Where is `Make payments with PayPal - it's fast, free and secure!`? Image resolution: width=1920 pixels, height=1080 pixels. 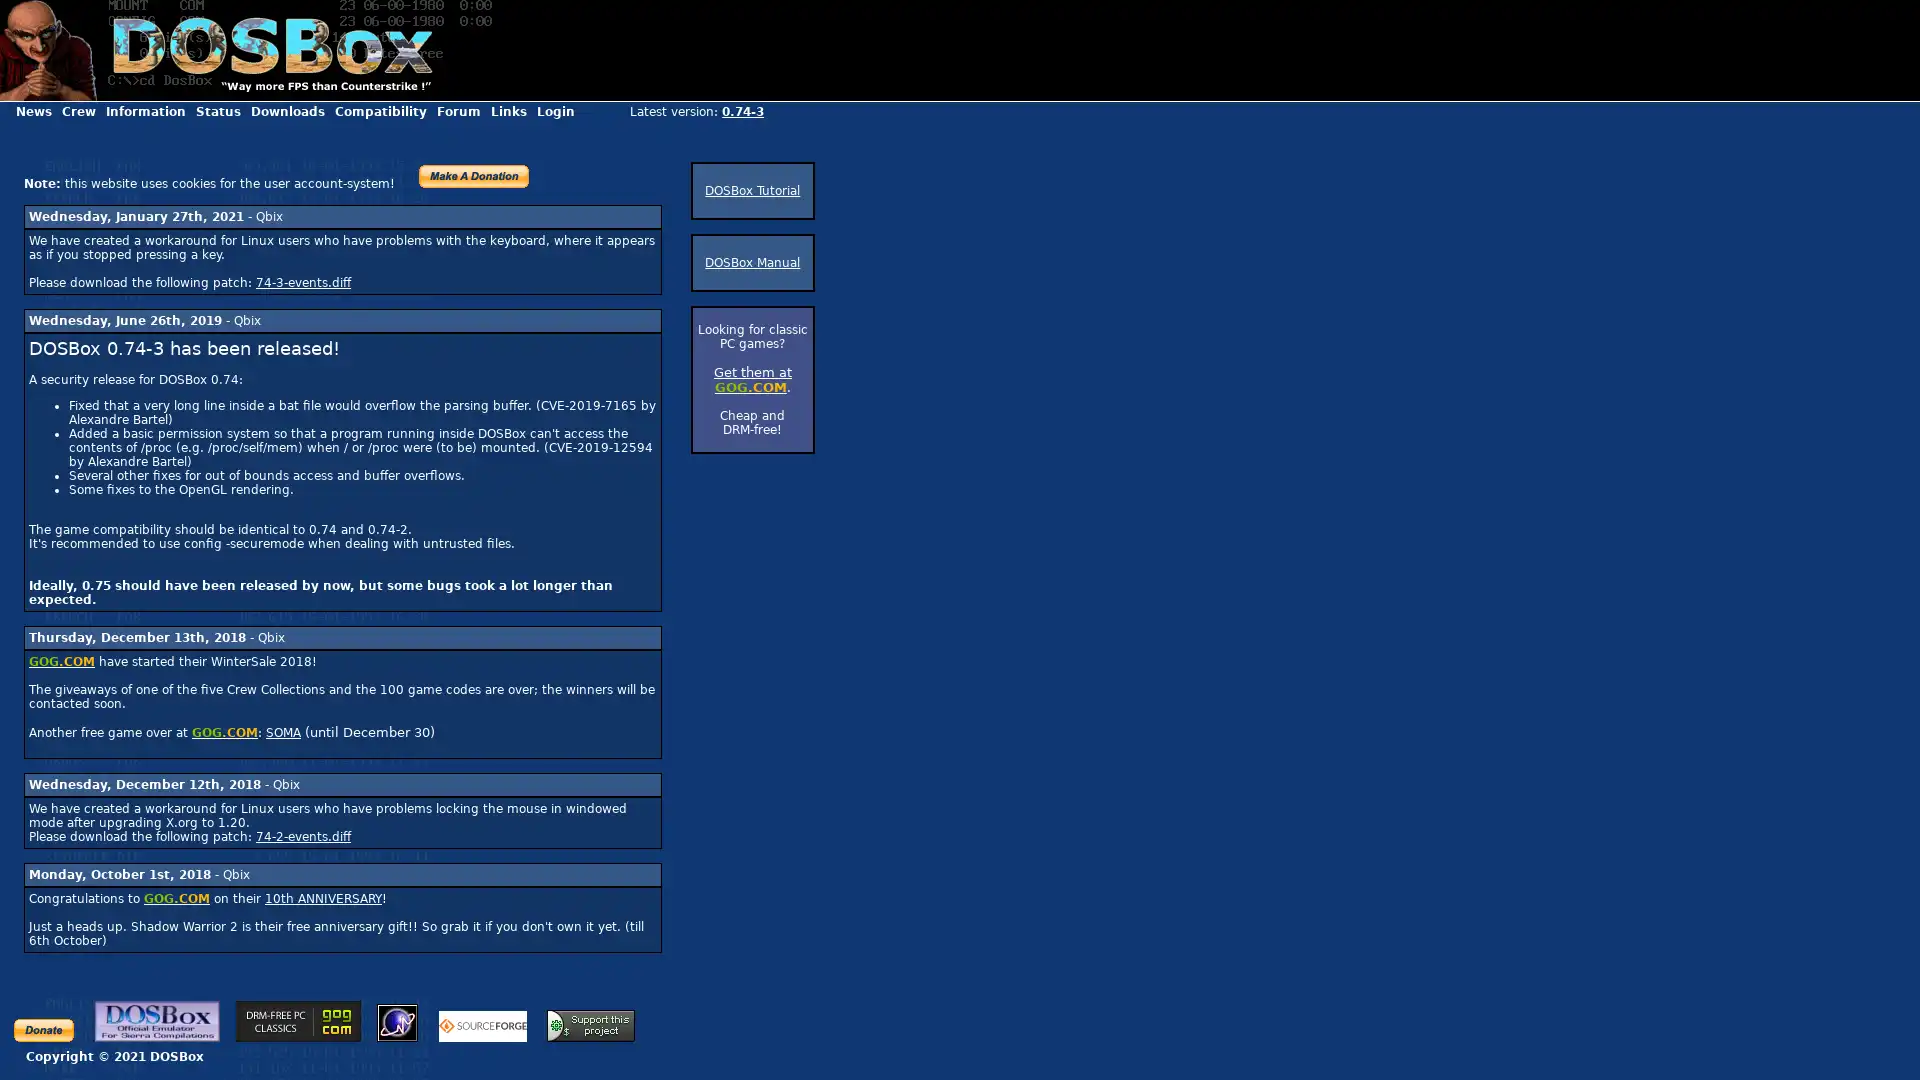 Make payments with PayPal - it's fast, free and secure! is located at coordinates (43, 1030).